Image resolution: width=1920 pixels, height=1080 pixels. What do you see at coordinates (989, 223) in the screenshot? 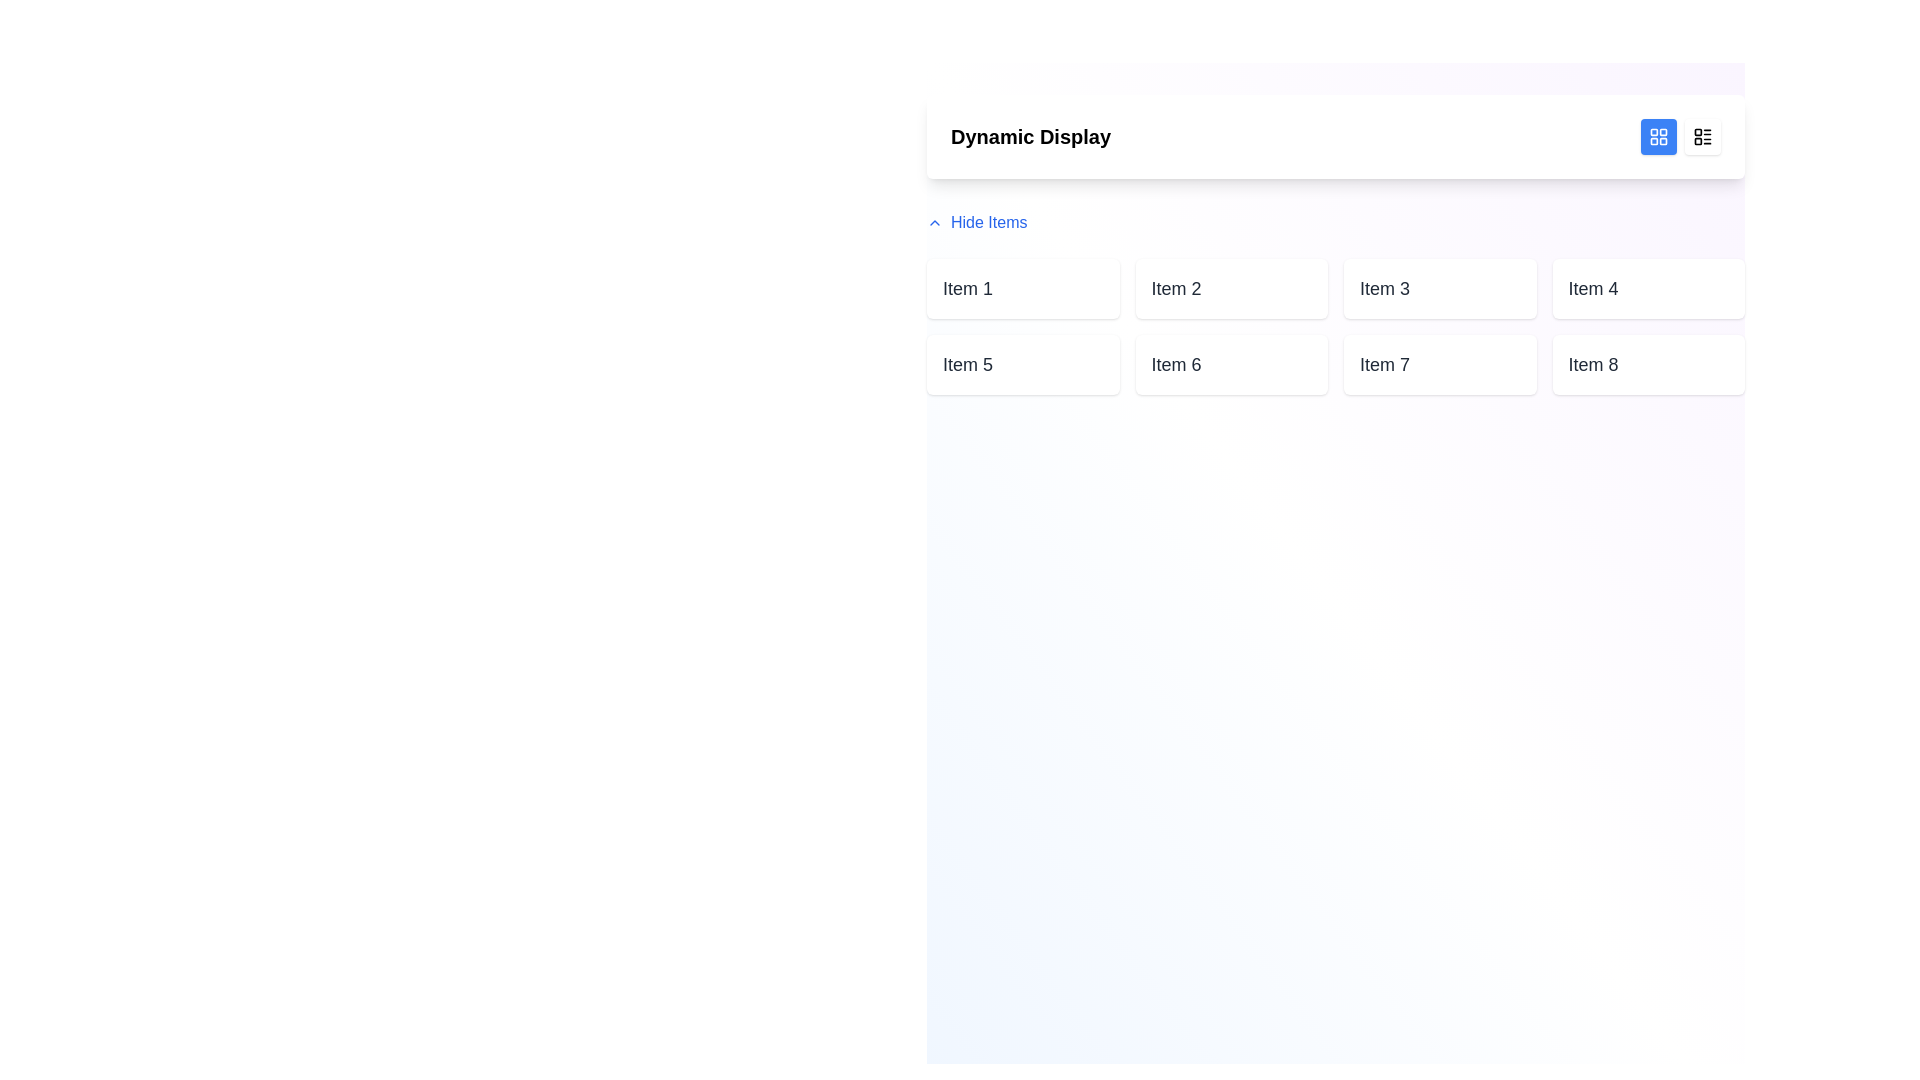
I see `the 'Hide Items' text label styled as a hyperlink, located below the 'Dynamic Display' header and above the grid of items` at bounding box center [989, 223].